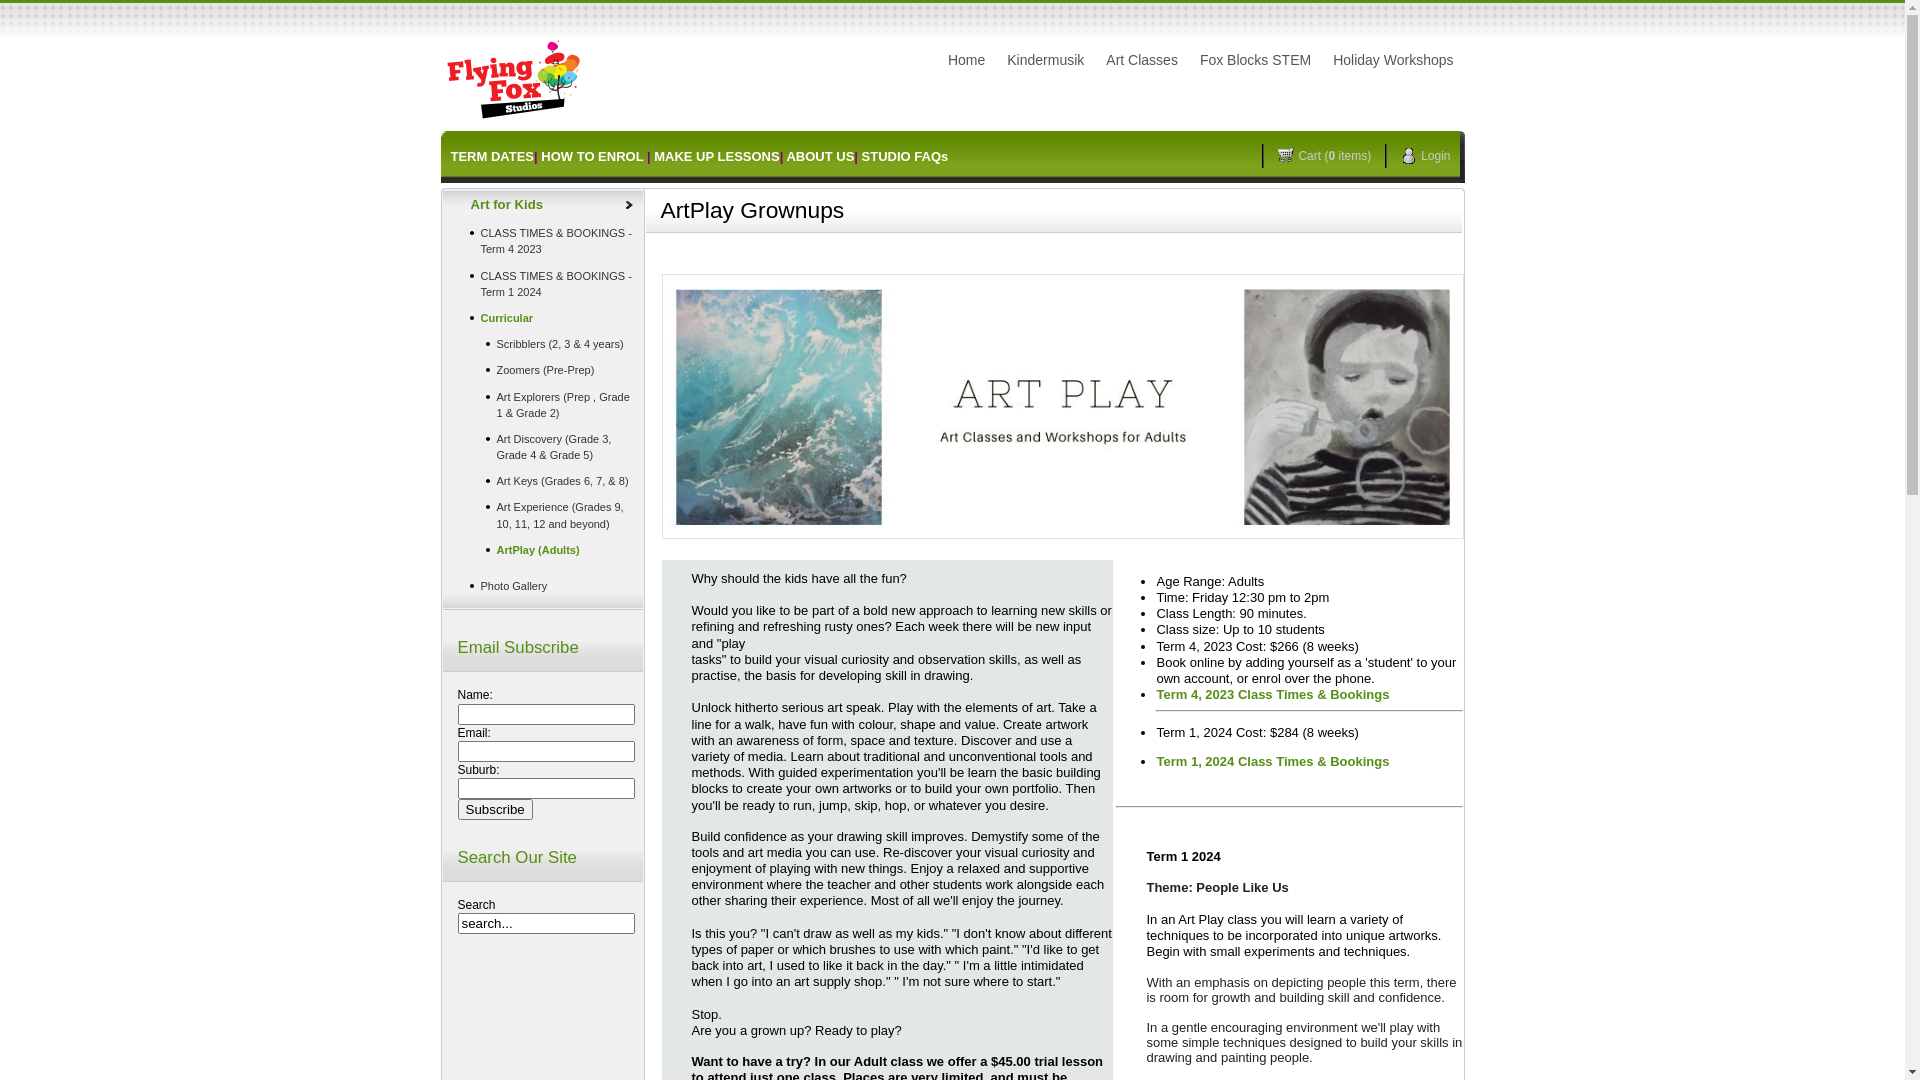  Describe the element at coordinates (542, 550) in the screenshot. I see `'ArtPlay (Adults)'` at that location.